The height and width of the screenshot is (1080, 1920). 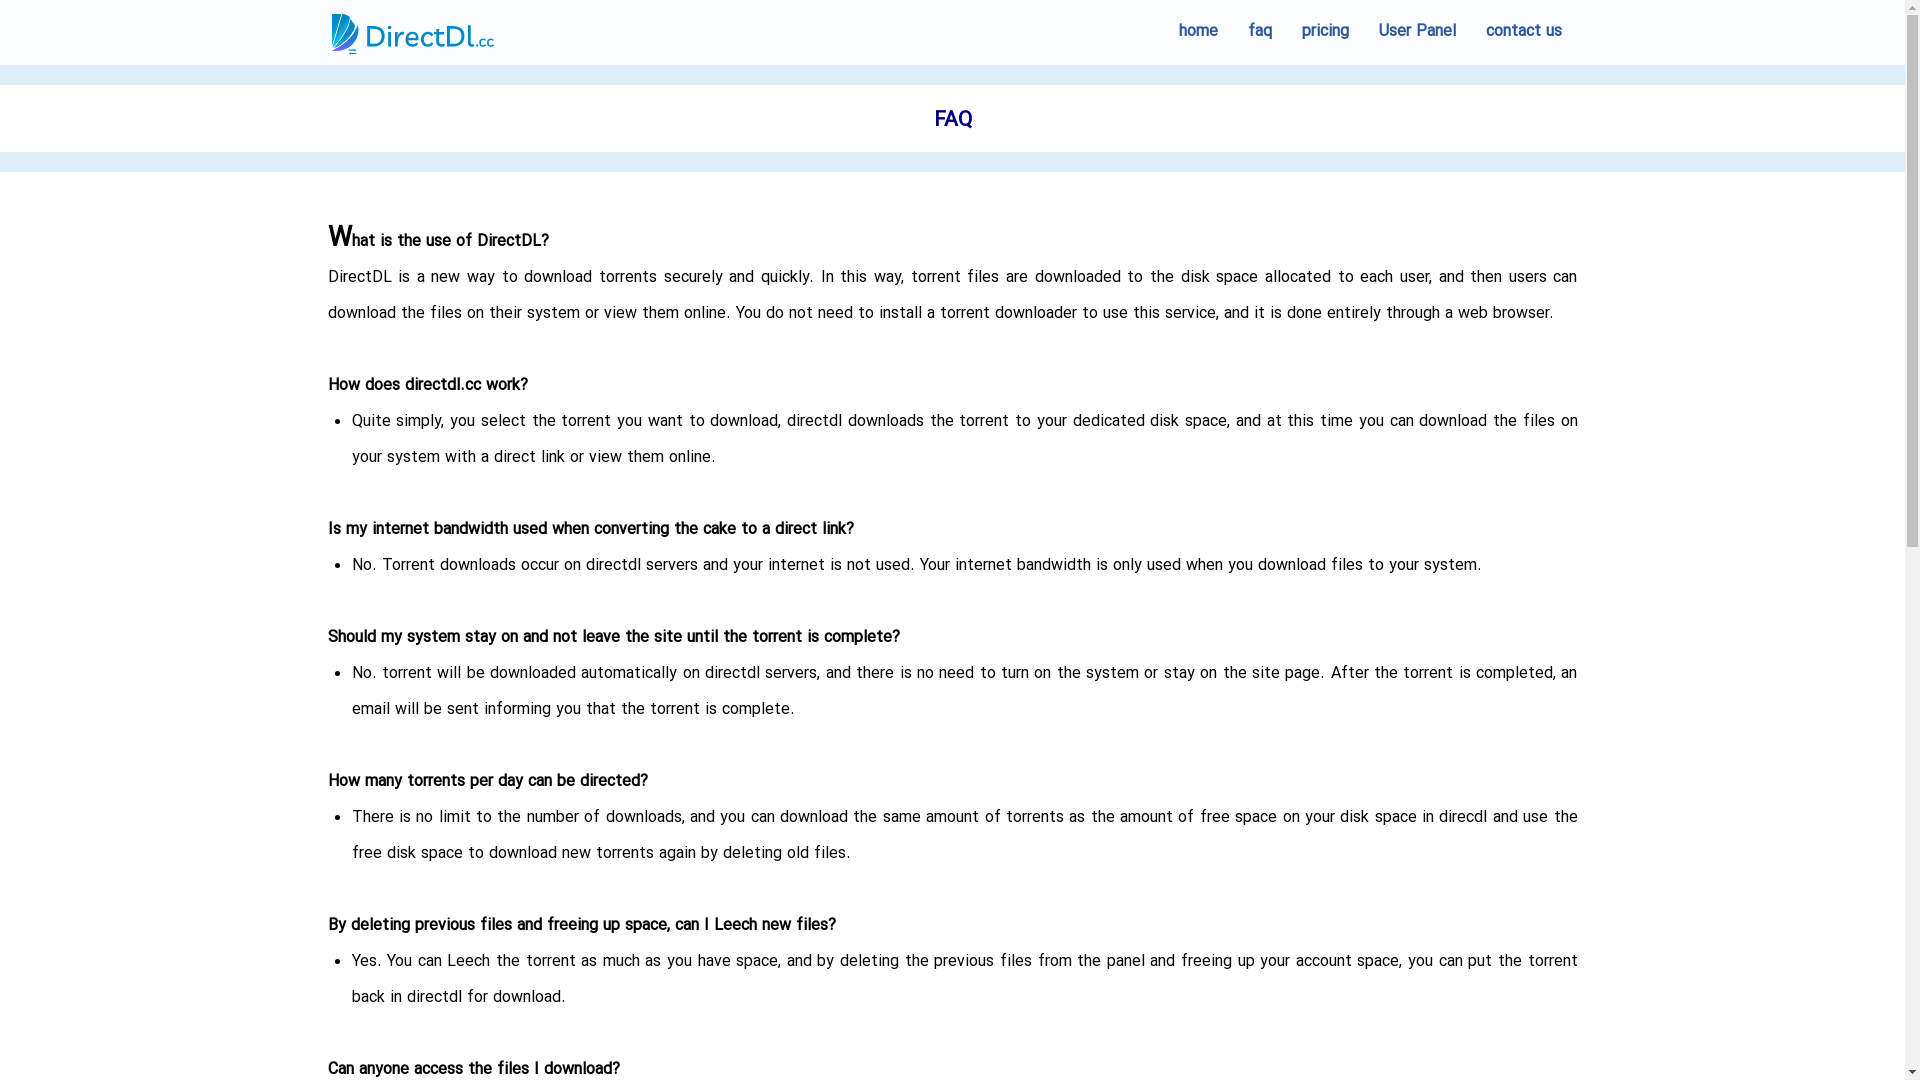 What do you see at coordinates (1521, 31) in the screenshot?
I see `'contact us'` at bounding box center [1521, 31].